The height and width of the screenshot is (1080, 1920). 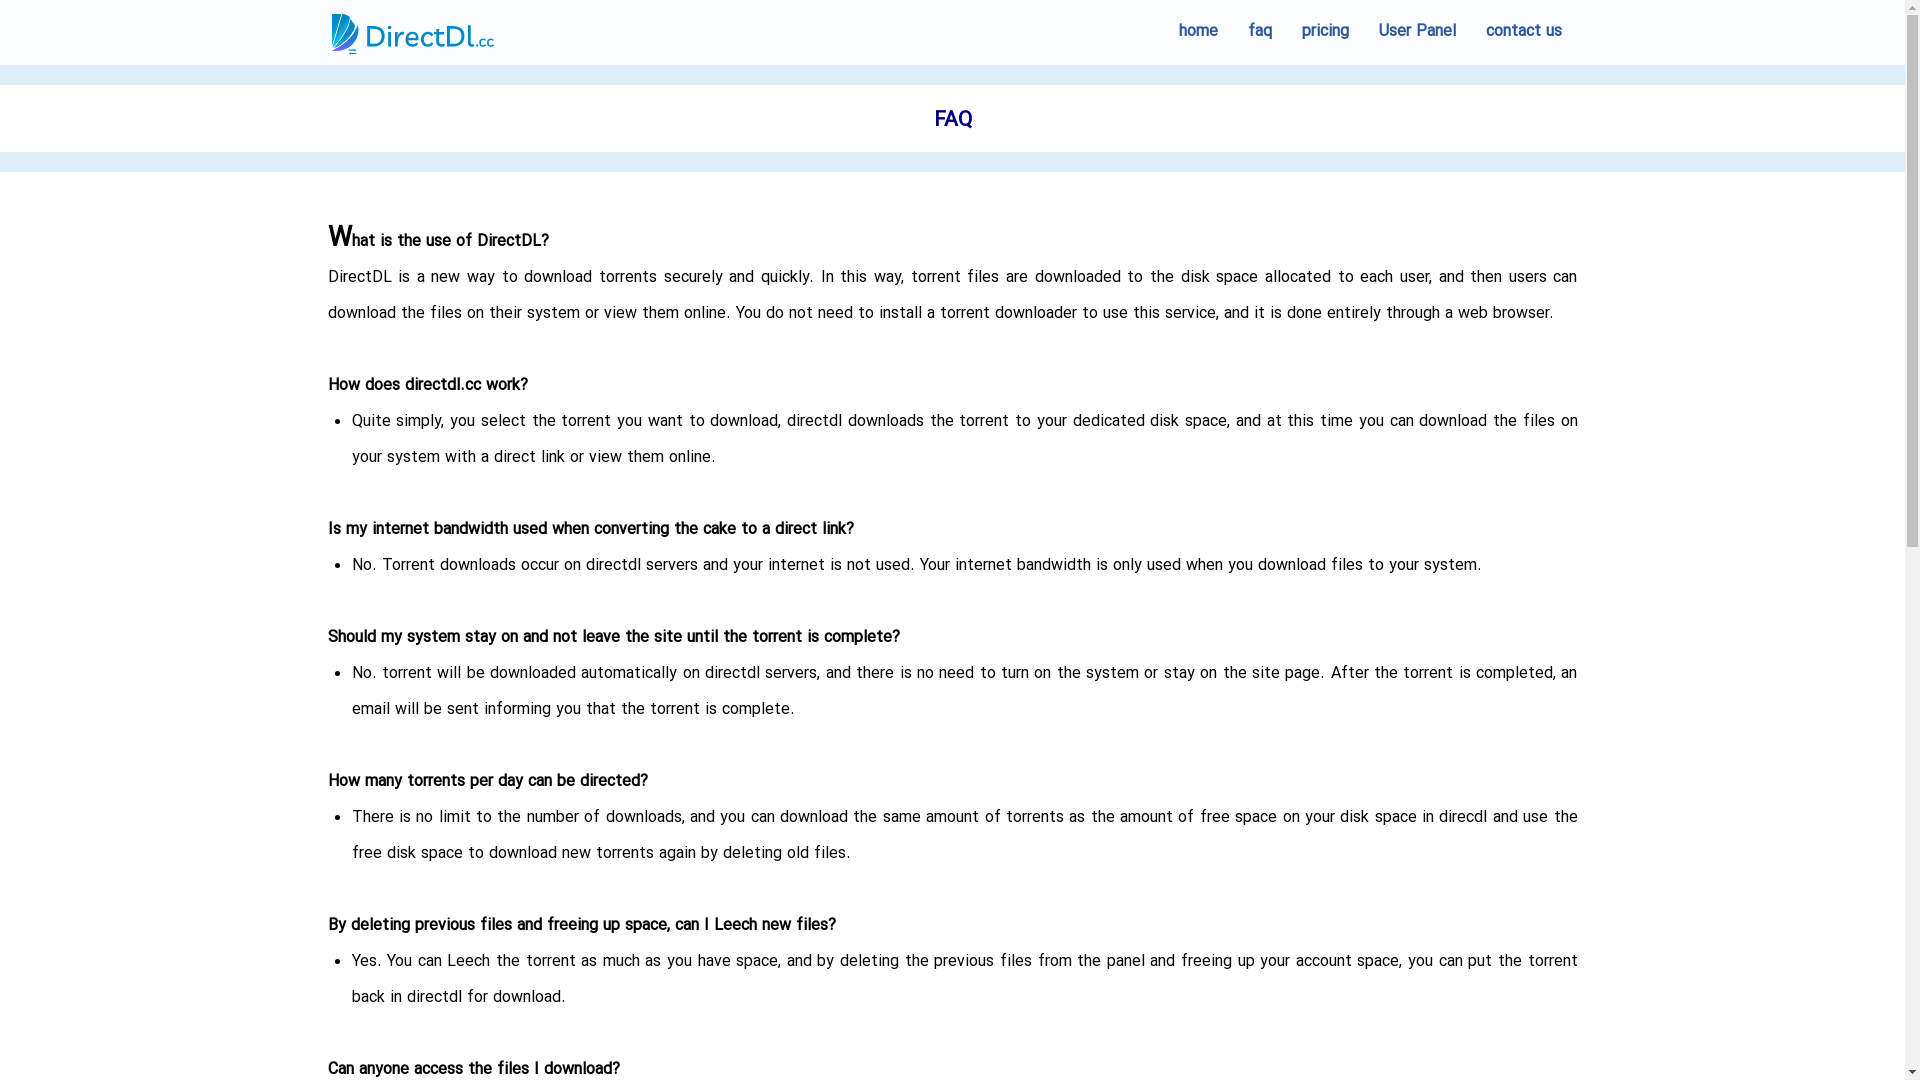 What do you see at coordinates (1521, 31) in the screenshot?
I see `'contact us'` at bounding box center [1521, 31].